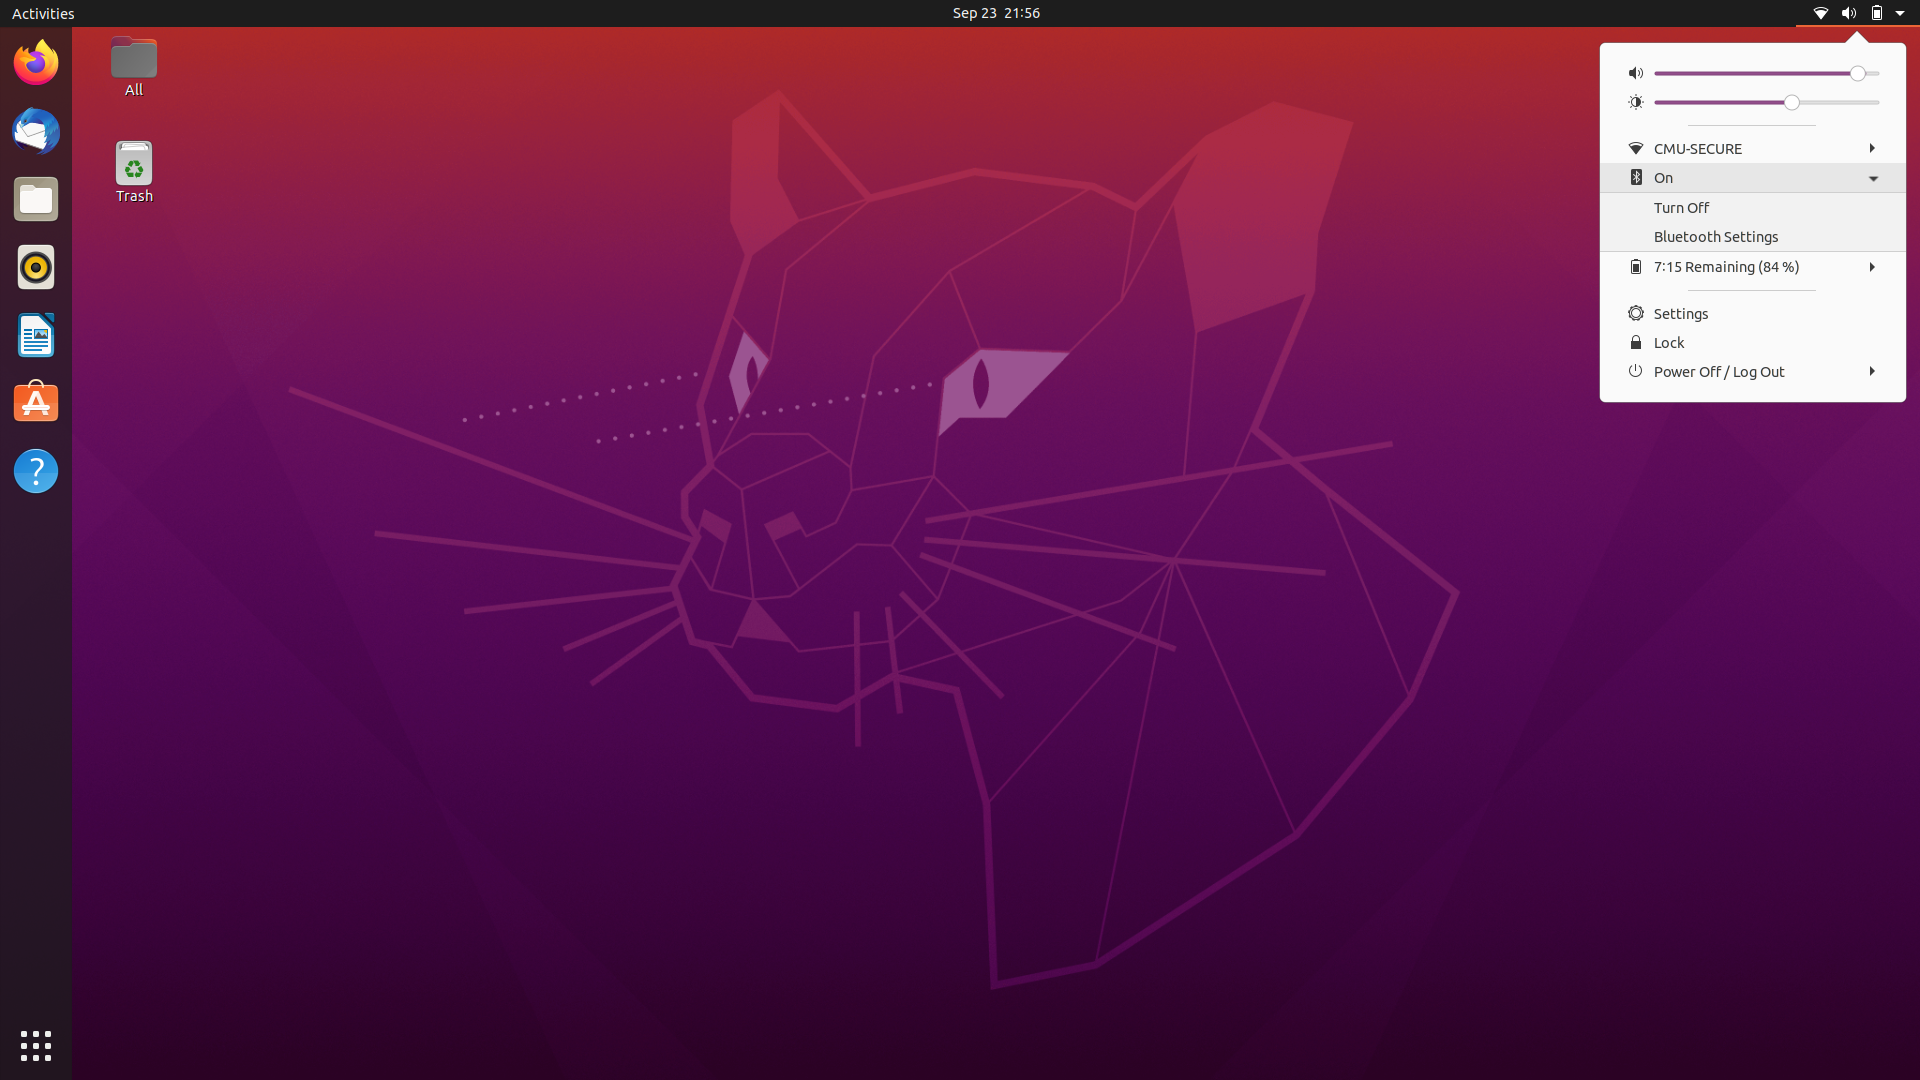 The image size is (1920, 1080). What do you see at coordinates (1662, 101) in the screenshot?
I see `Lower Screen Brightness Level` at bounding box center [1662, 101].